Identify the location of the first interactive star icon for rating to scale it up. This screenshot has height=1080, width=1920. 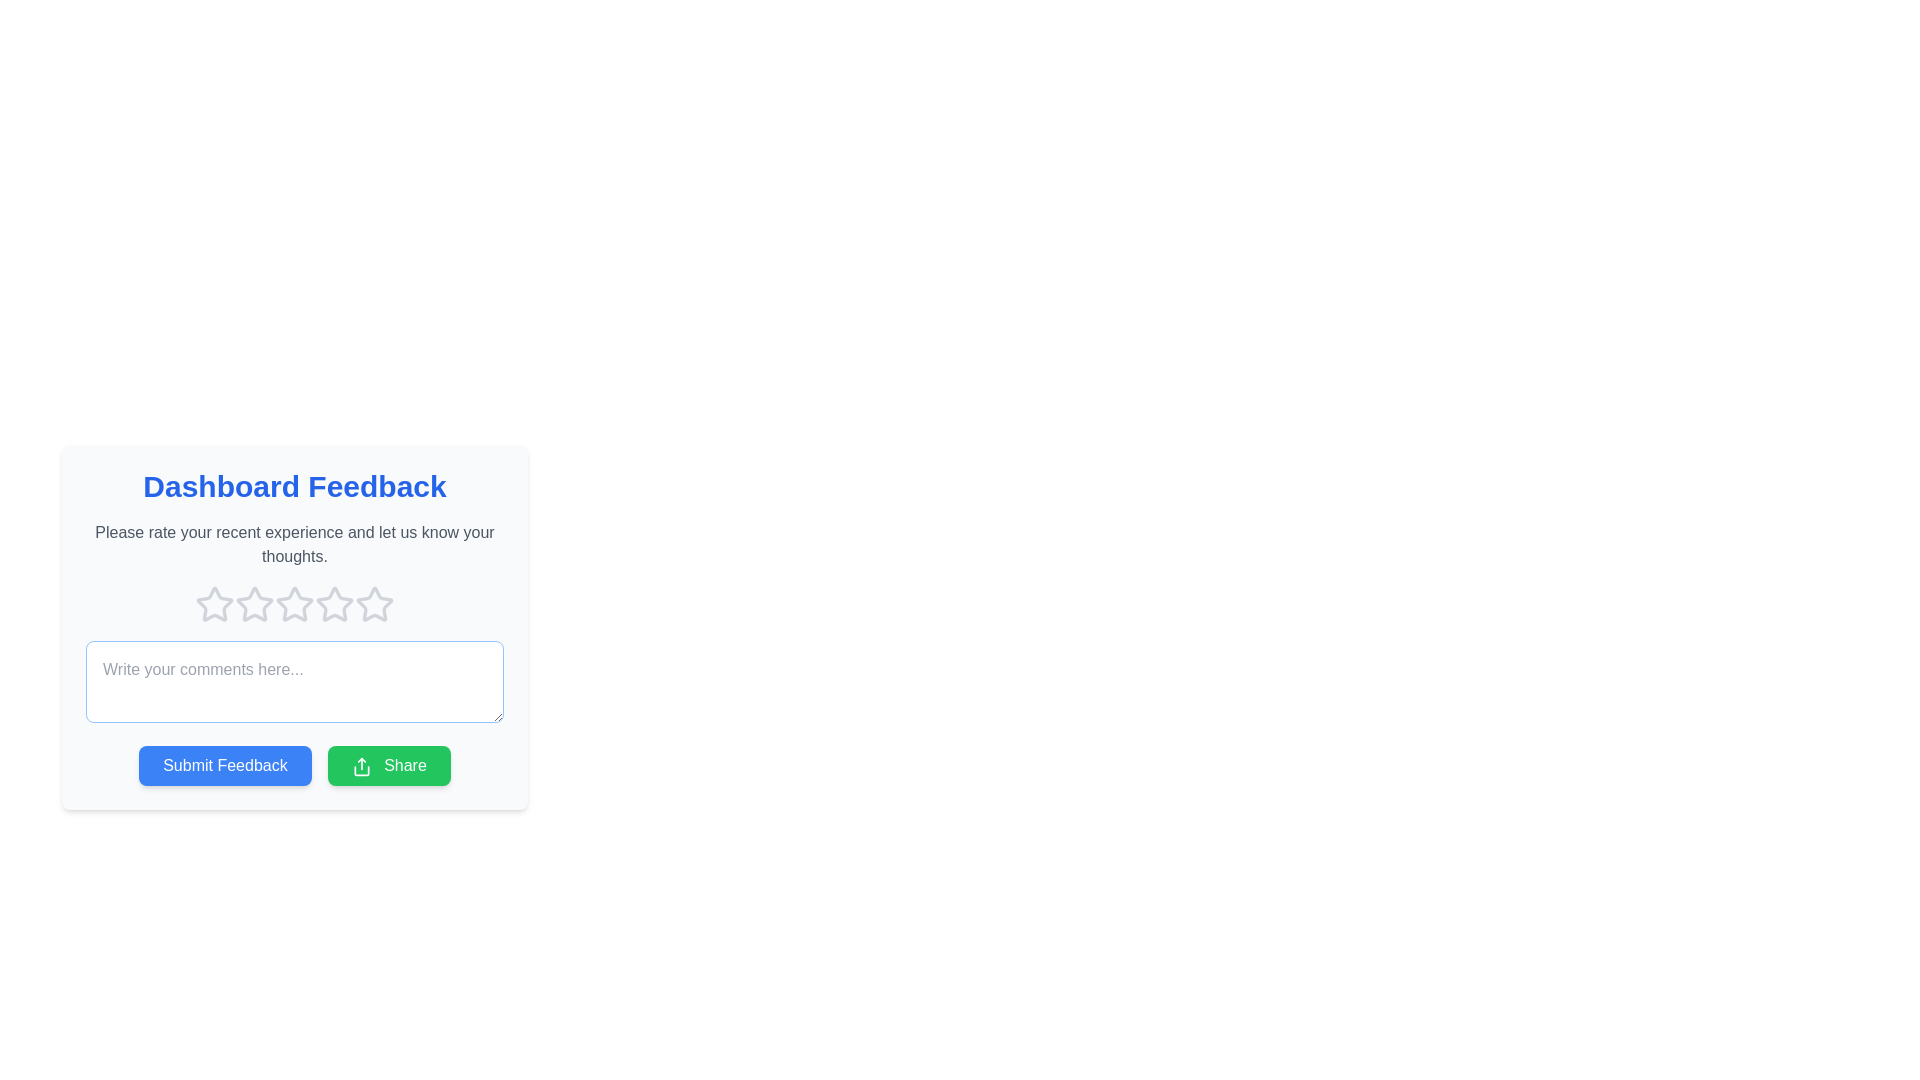
(215, 604).